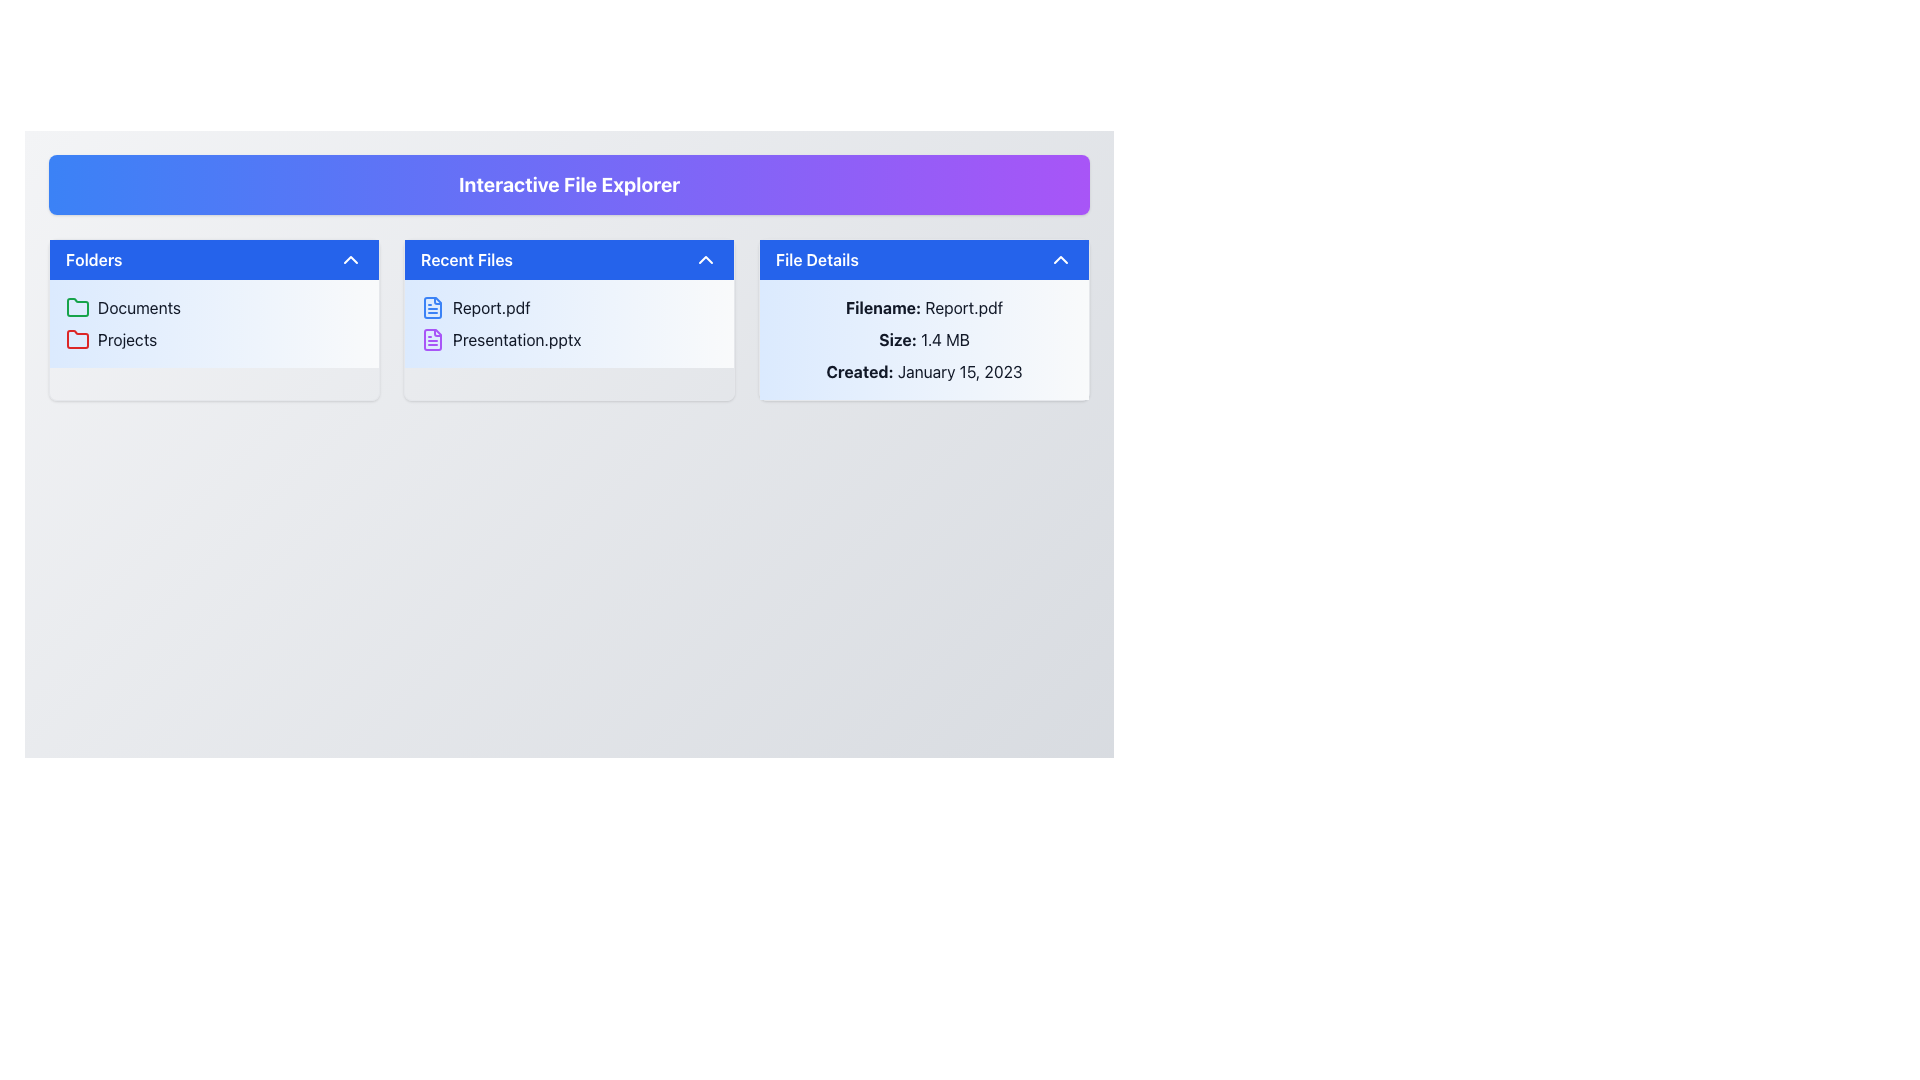  I want to click on the file name in the second position of the 'Recent Files' section, so click(568, 323).